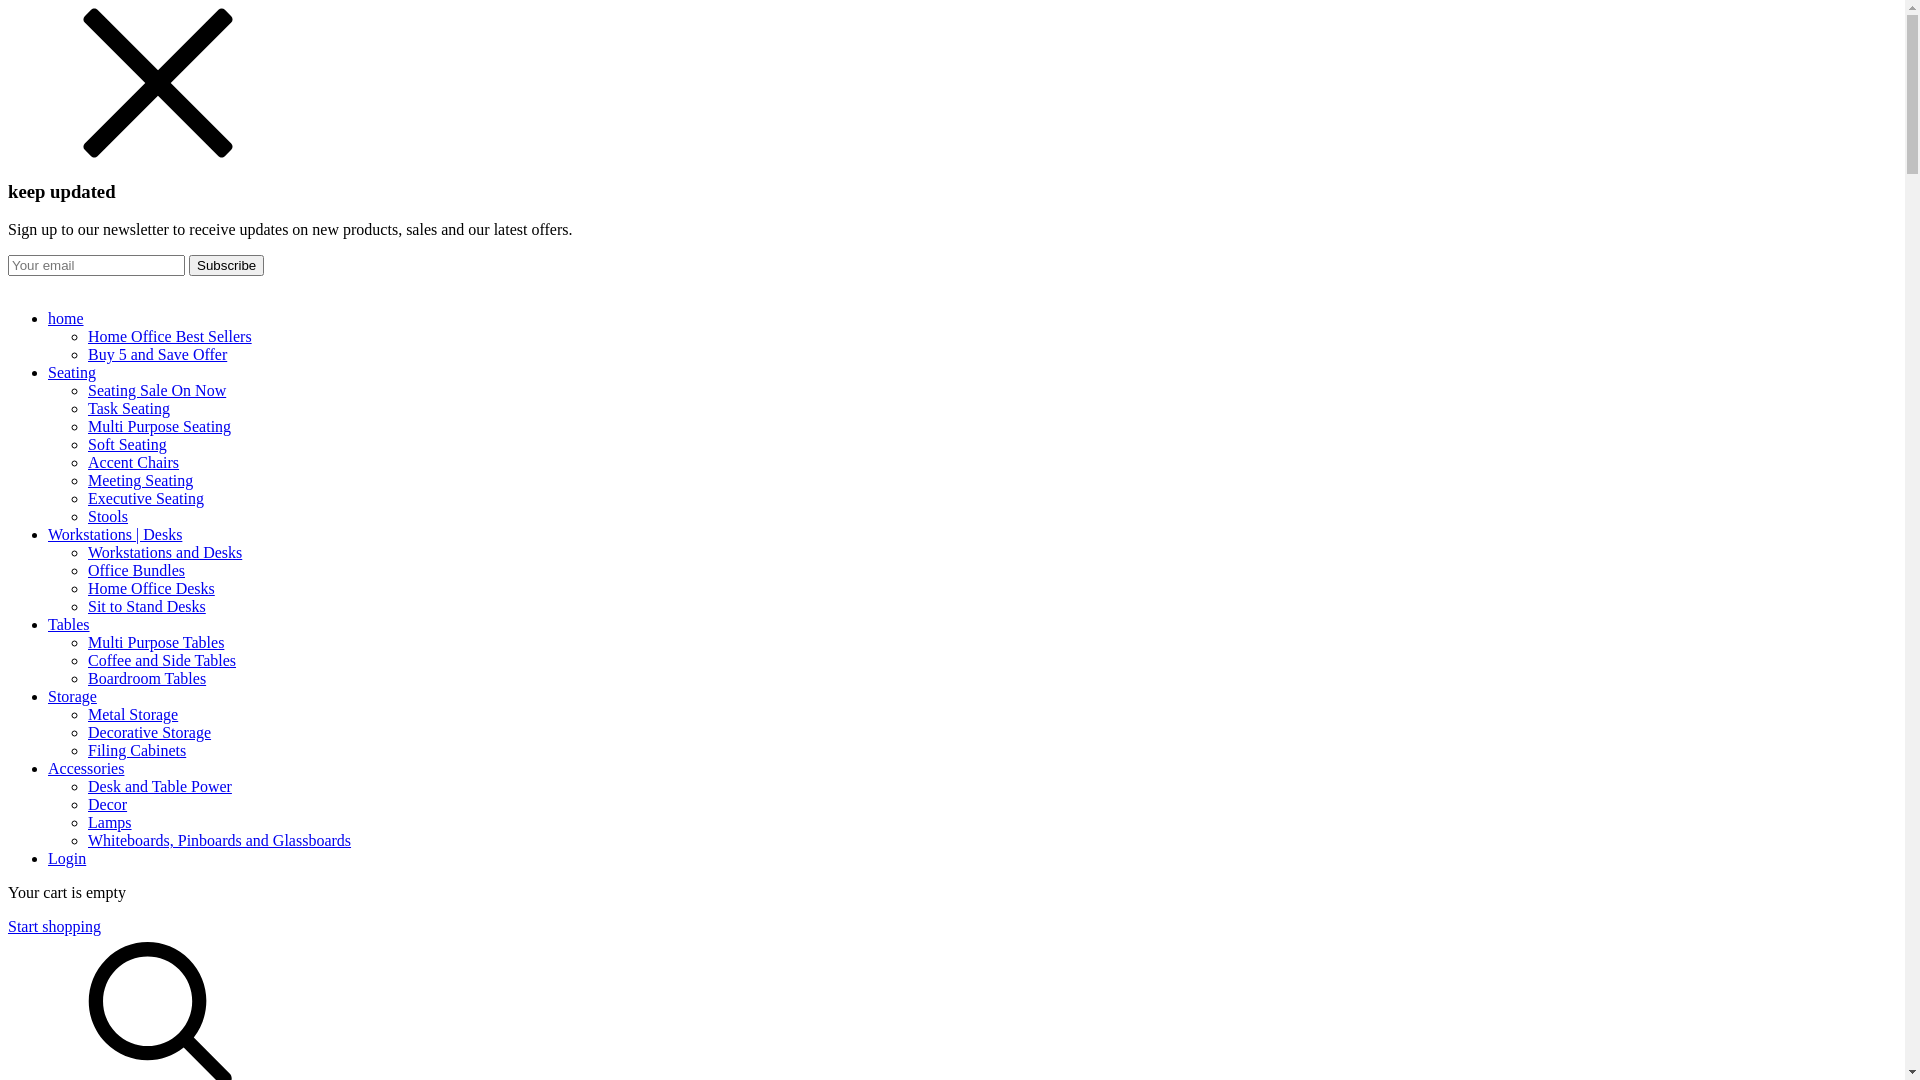 The image size is (1920, 1080). Describe the element at coordinates (109, 822) in the screenshot. I see `'Lamps'` at that location.